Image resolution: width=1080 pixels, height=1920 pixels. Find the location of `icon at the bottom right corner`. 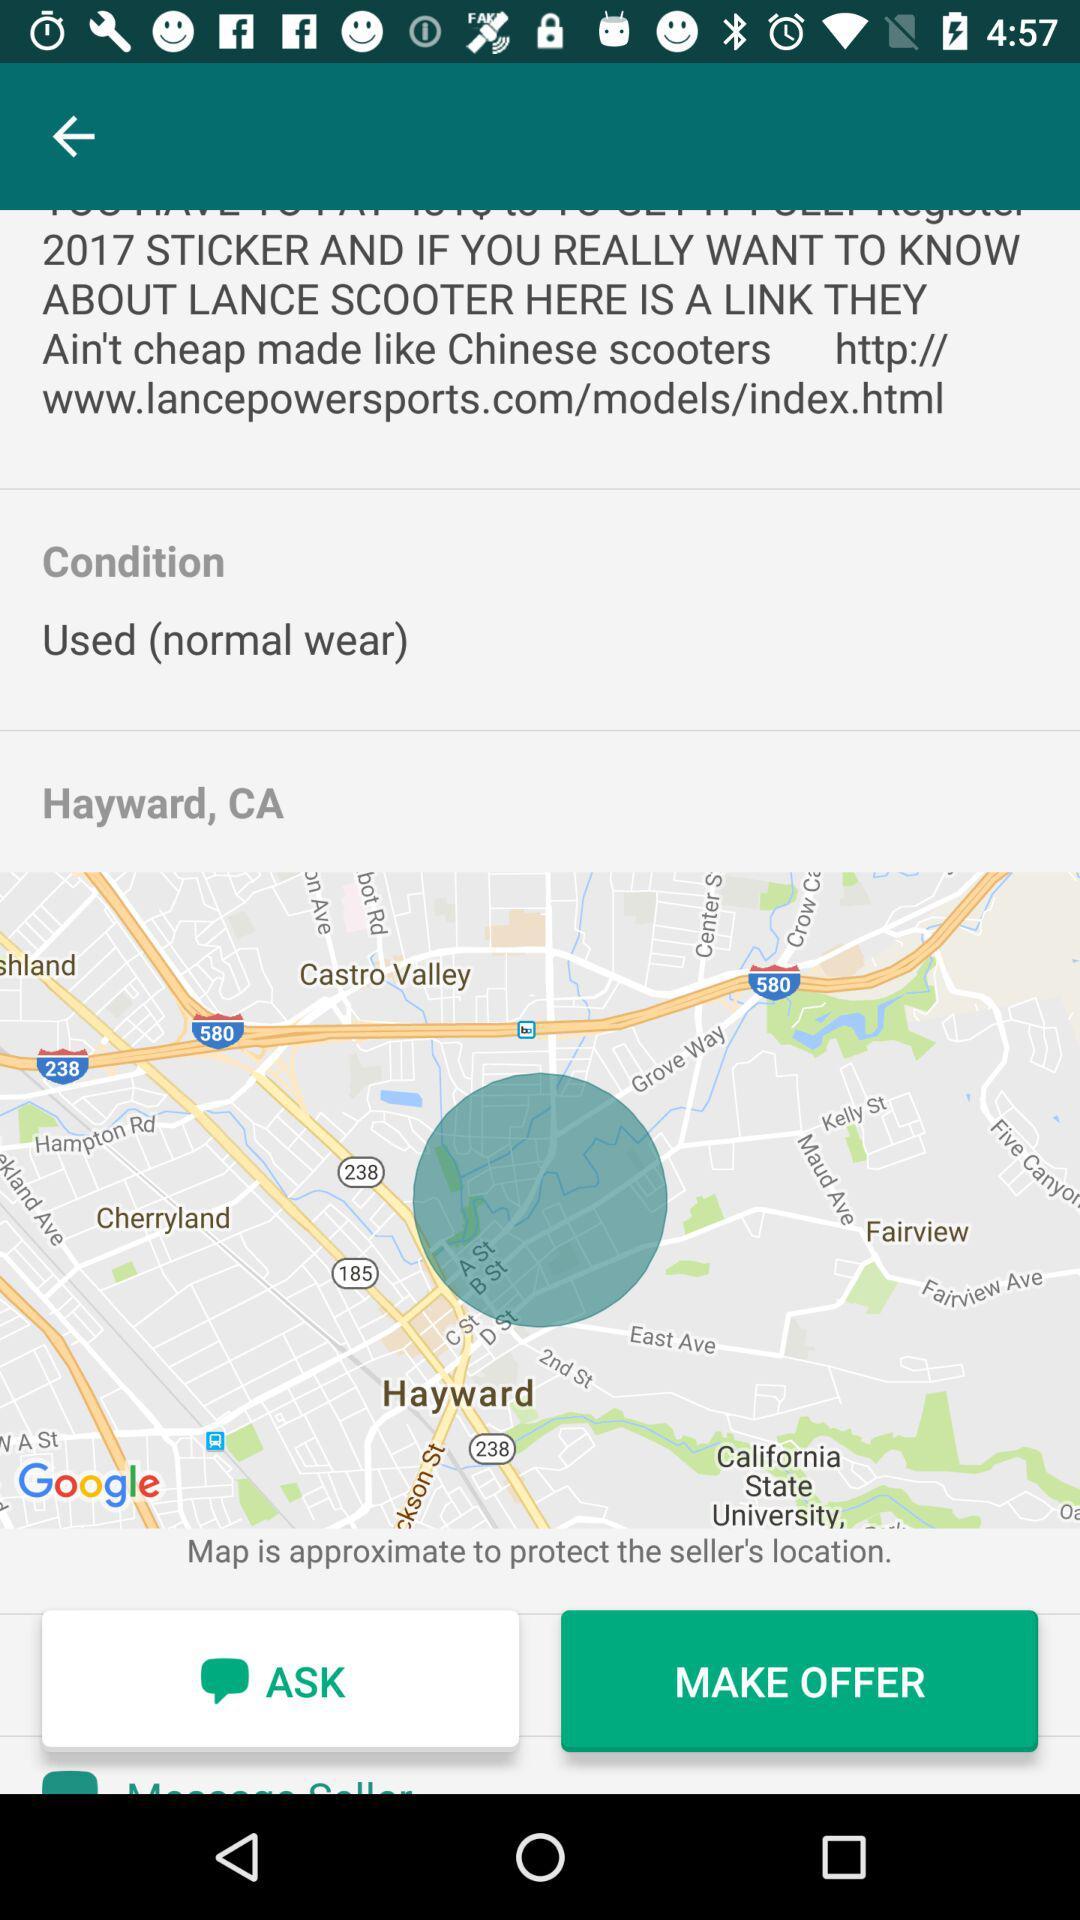

icon at the bottom right corner is located at coordinates (798, 1680).